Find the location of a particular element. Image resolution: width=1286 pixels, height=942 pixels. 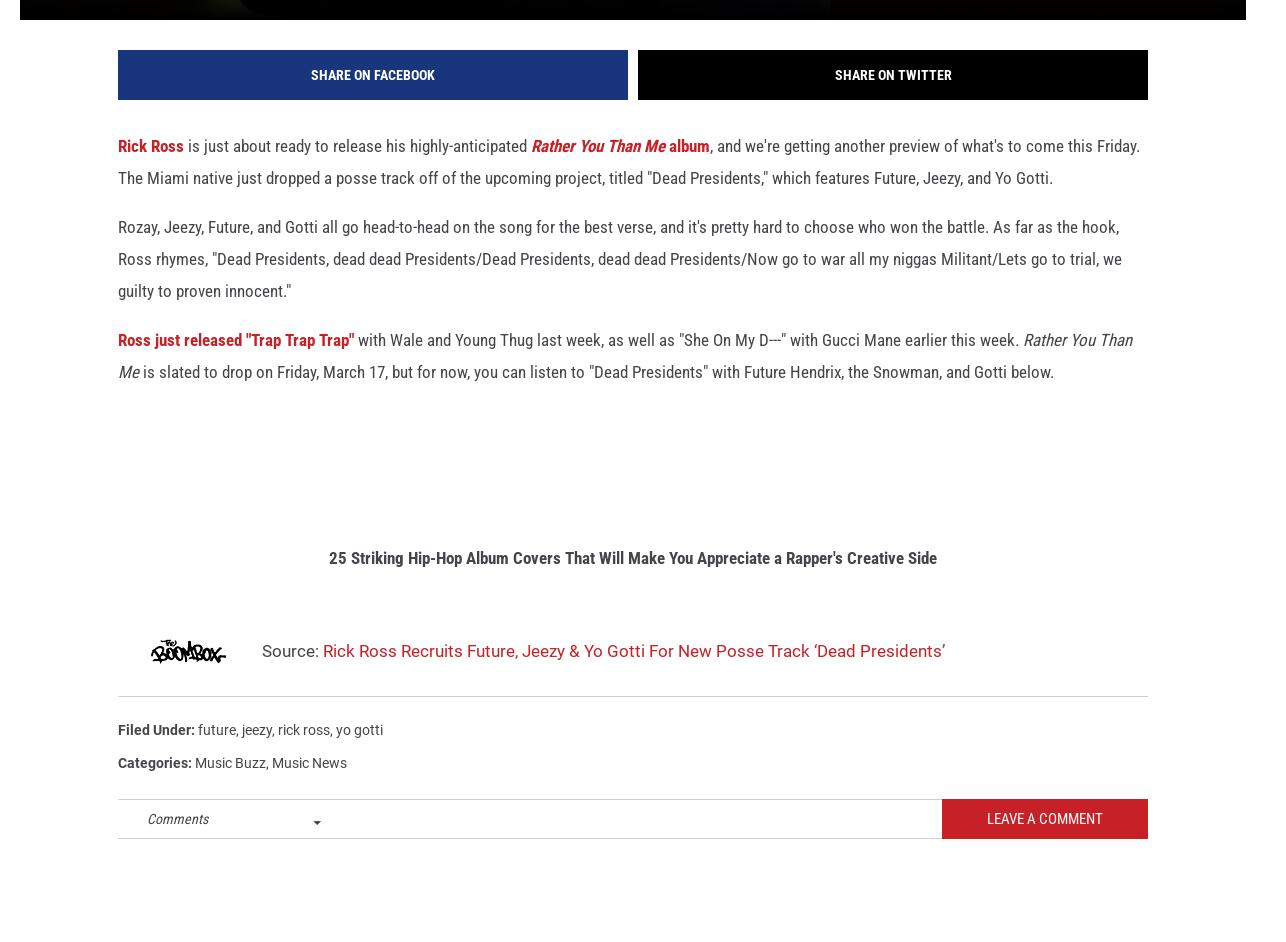

'Source:' is located at coordinates (290, 677).